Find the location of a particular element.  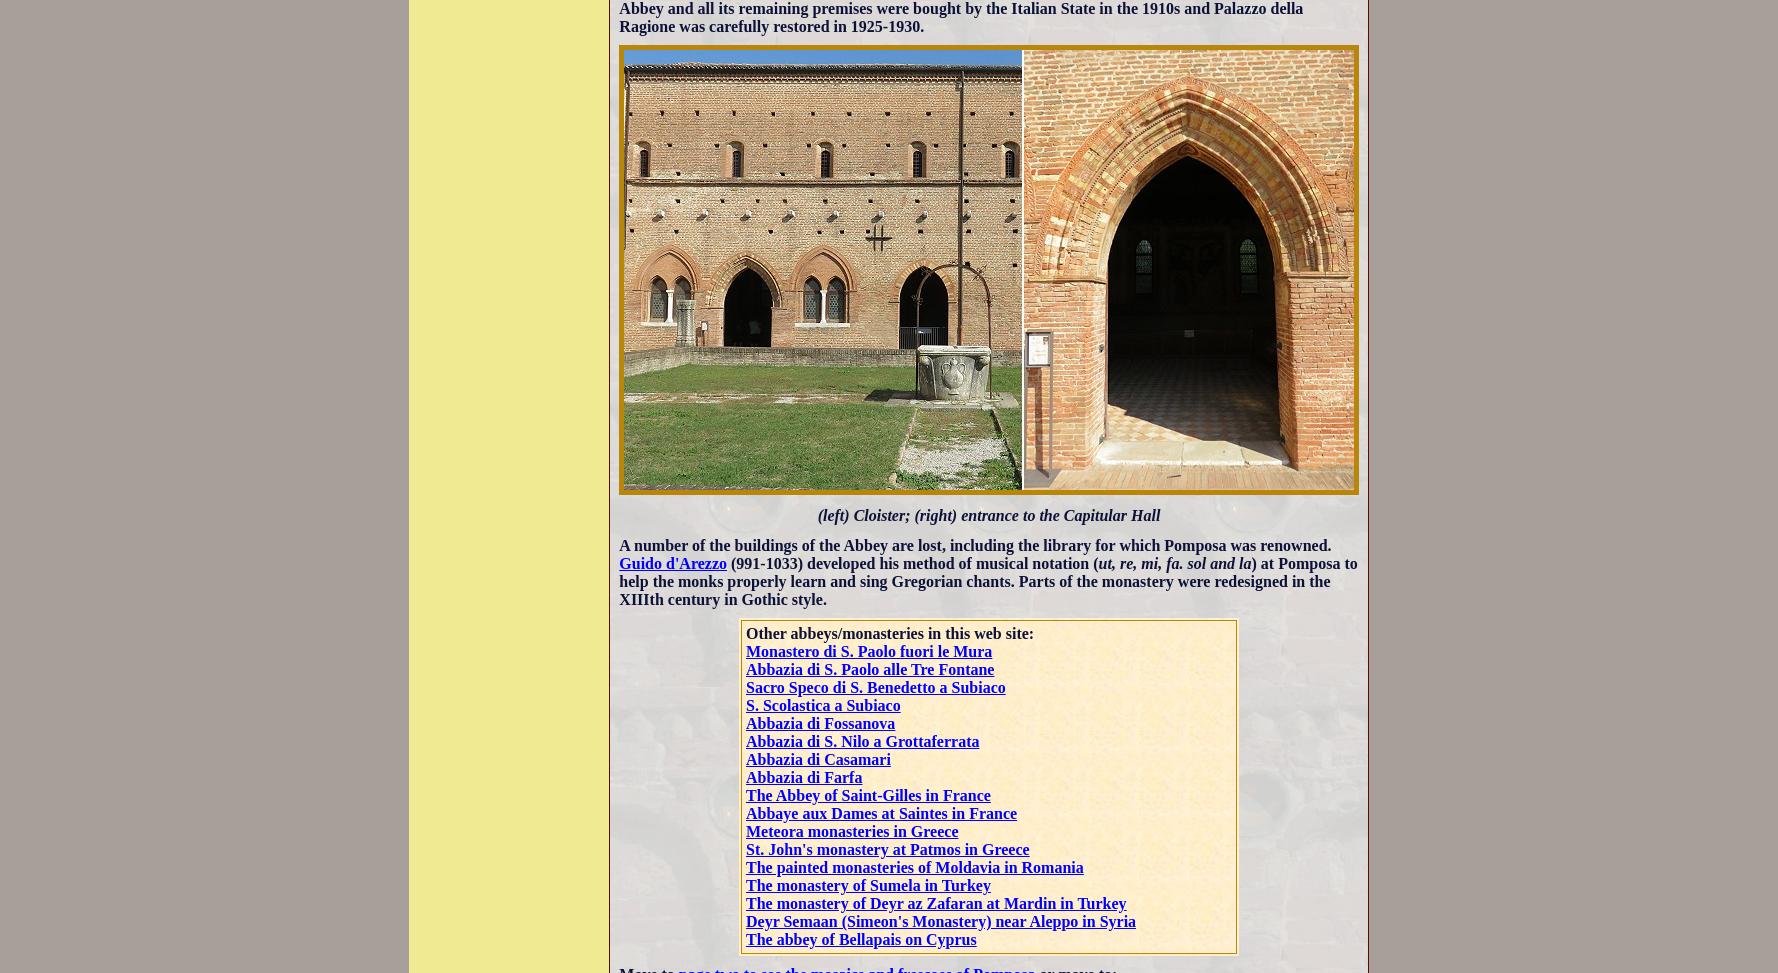

'Abbazia di Fossanova' is located at coordinates (820, 723).